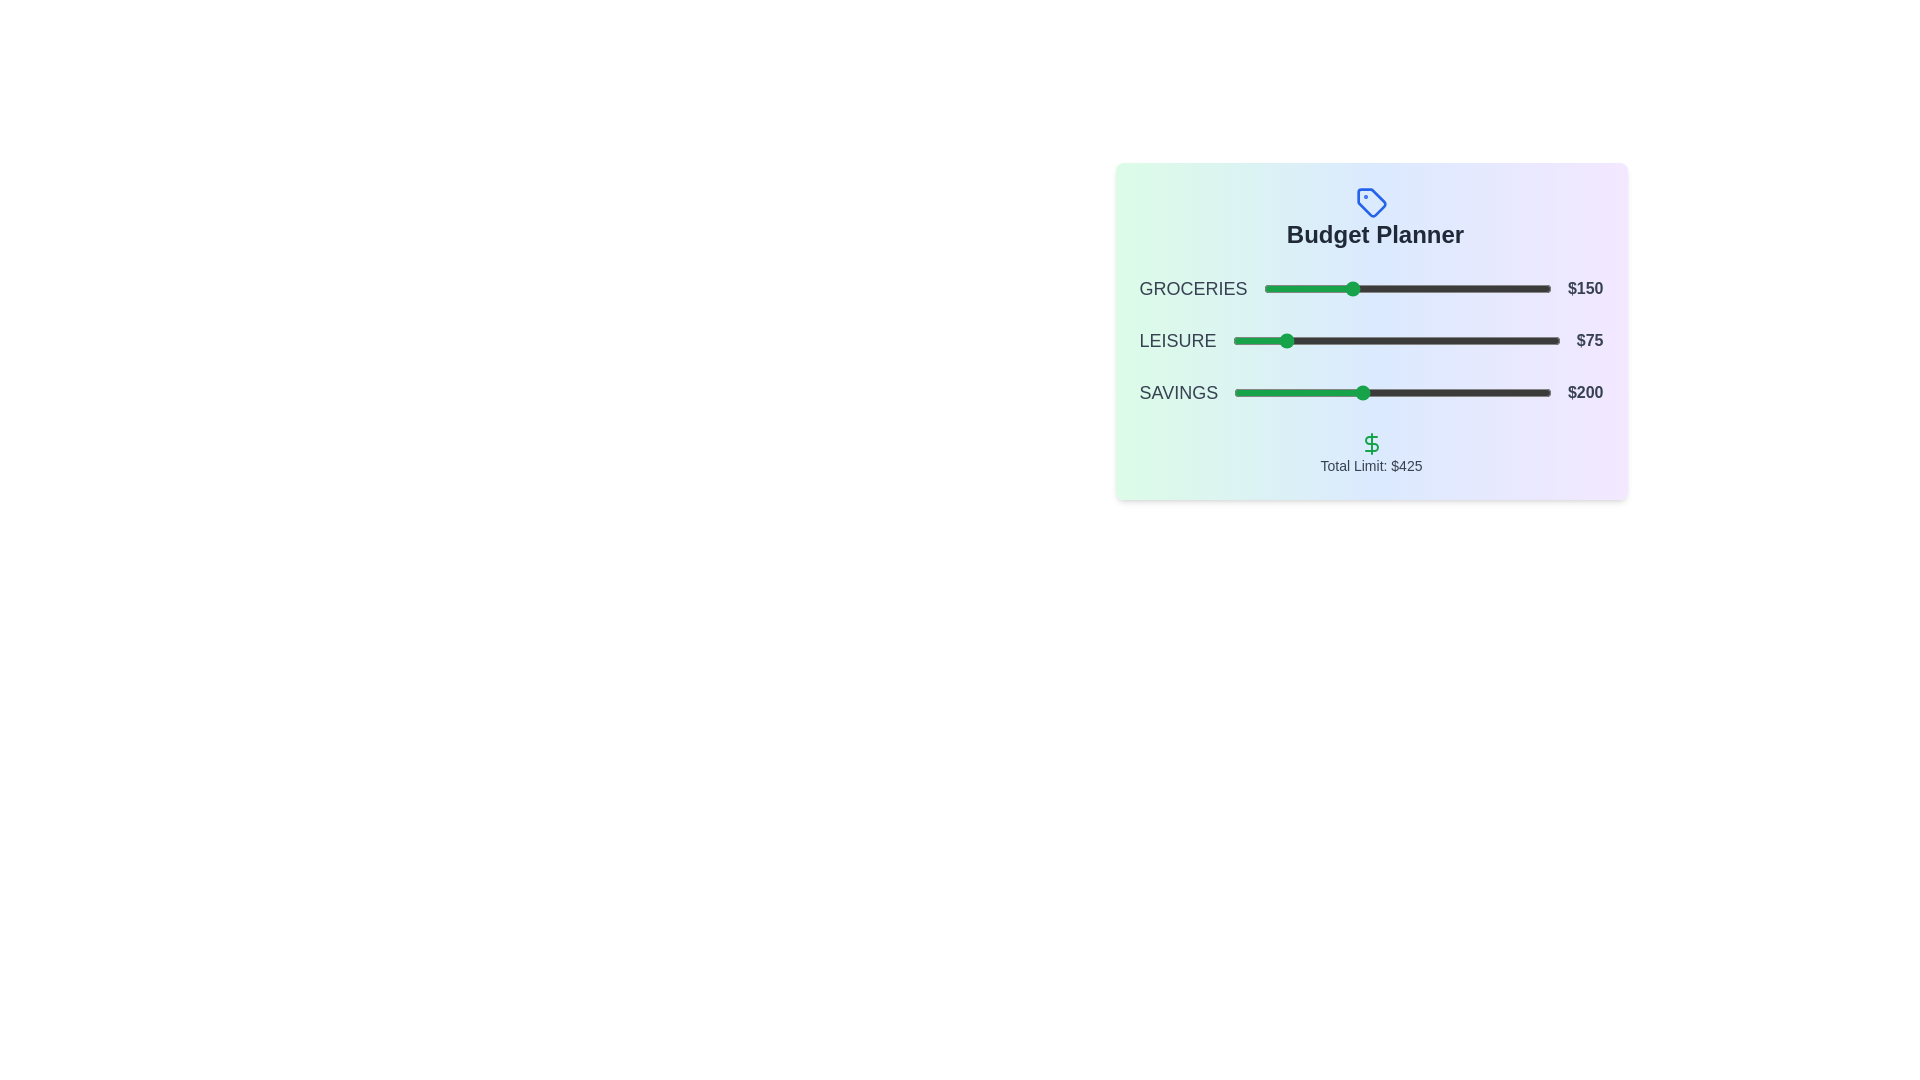  I want to click on the slider for 0 to 175, so click(1363, 289).